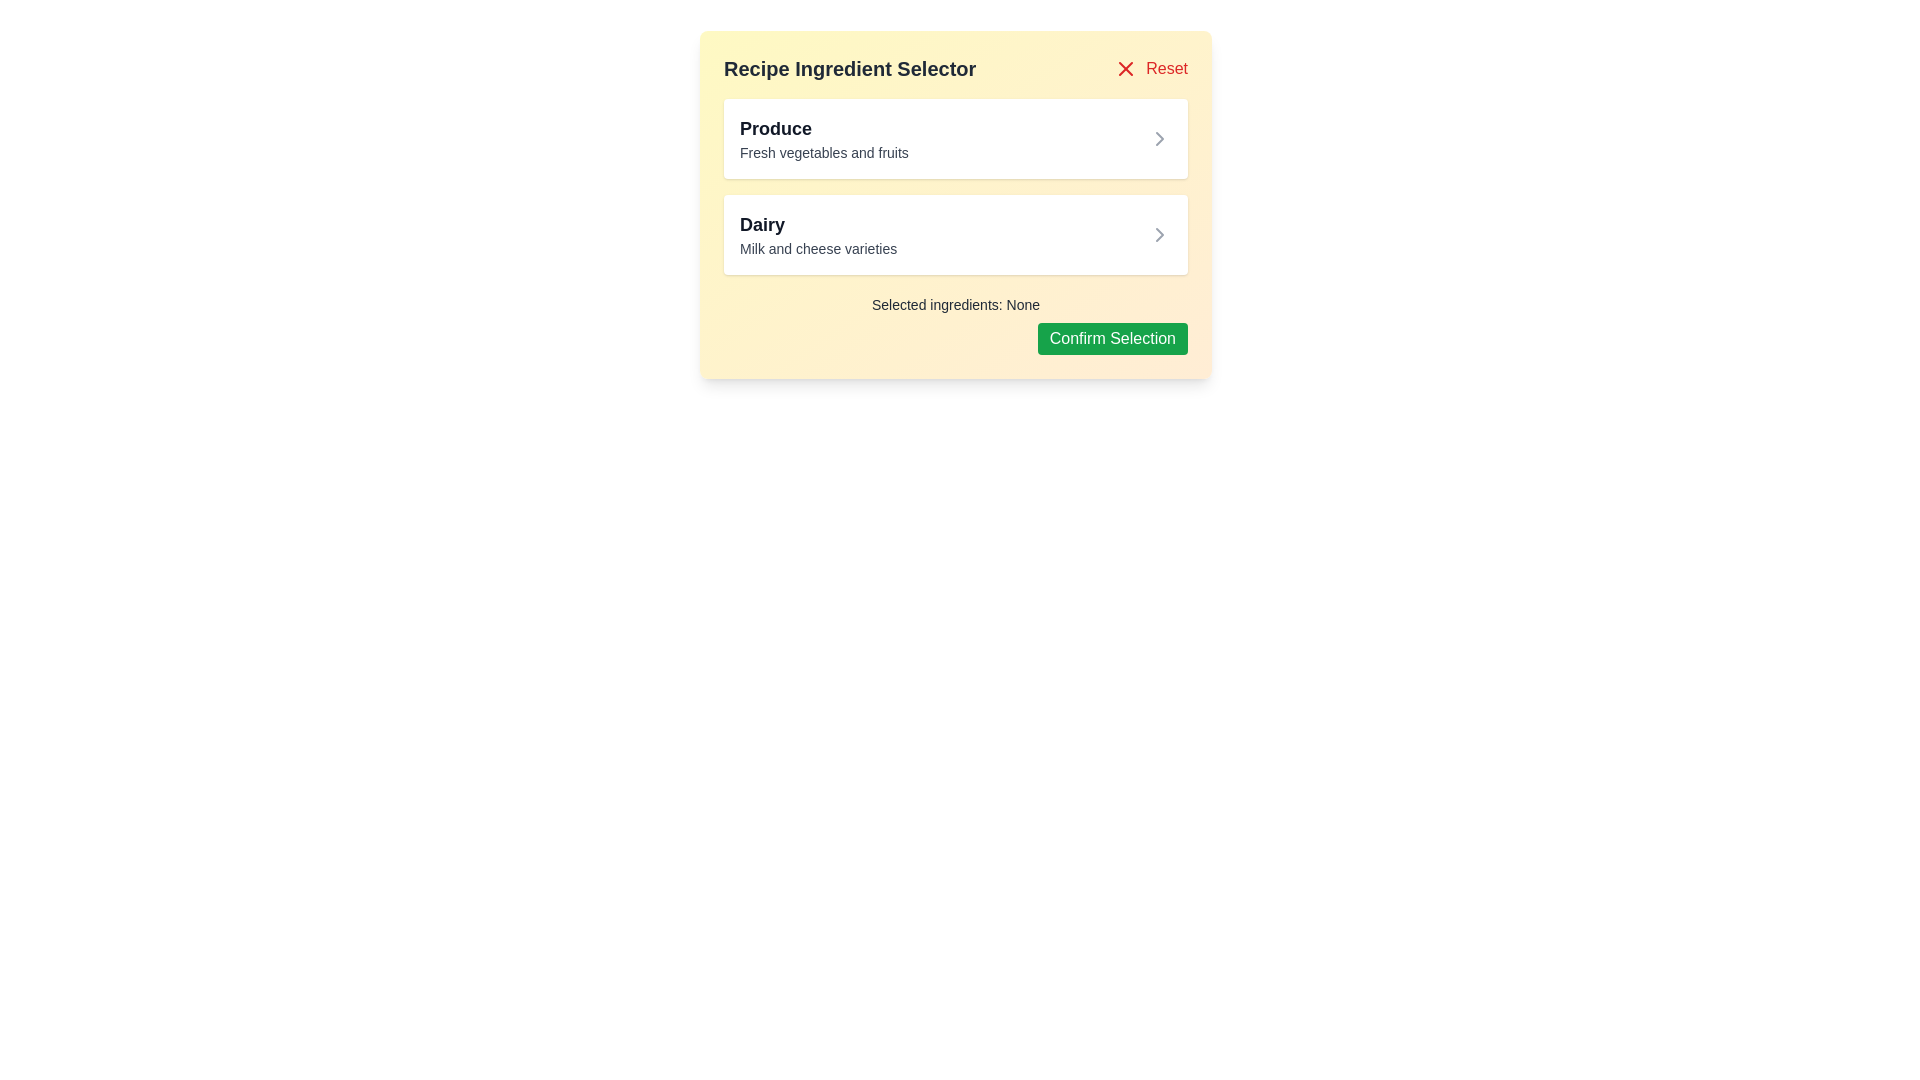  I want to click on the bold, large-sized text displaying 'Recipe Ingredient Selector' located at the top of the light yellow section, so click(850, 68).